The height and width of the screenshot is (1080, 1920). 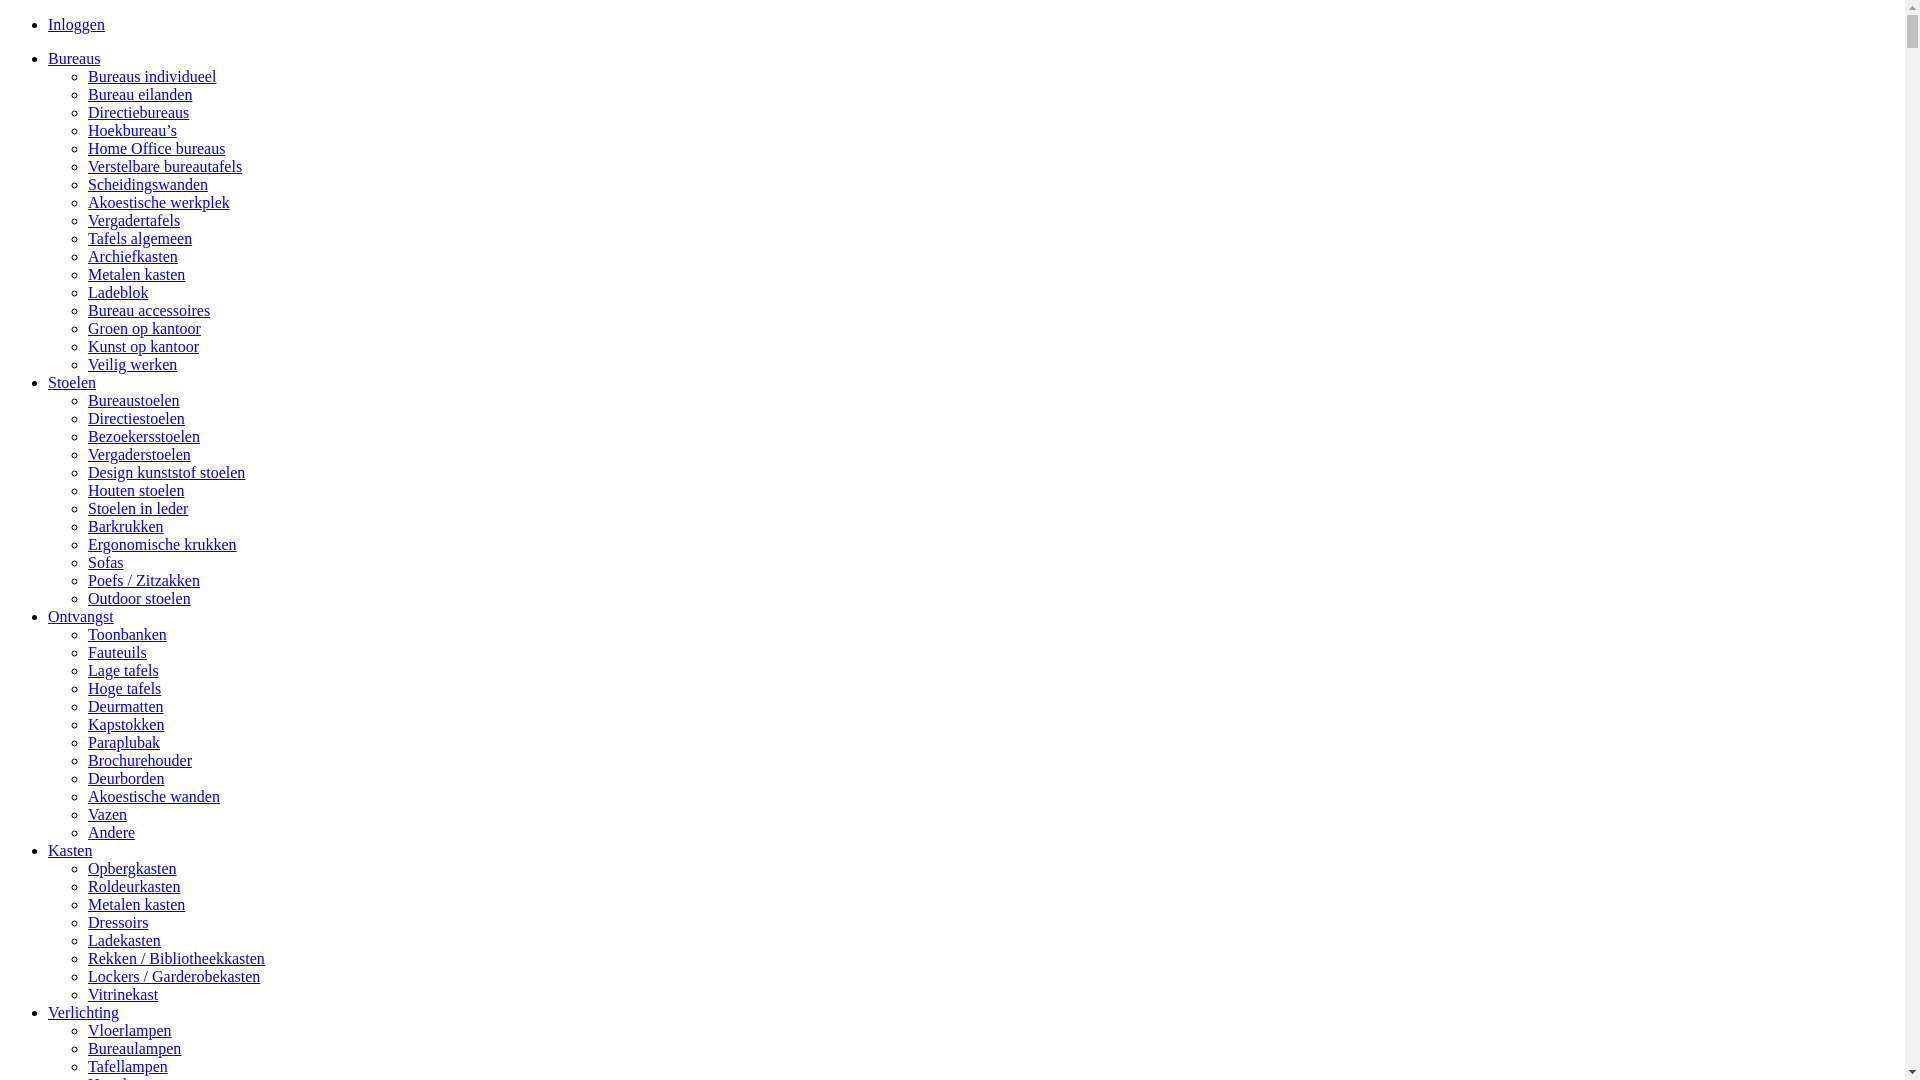 I want to click on 'Brochurehouder', so click(x=138, y=760).